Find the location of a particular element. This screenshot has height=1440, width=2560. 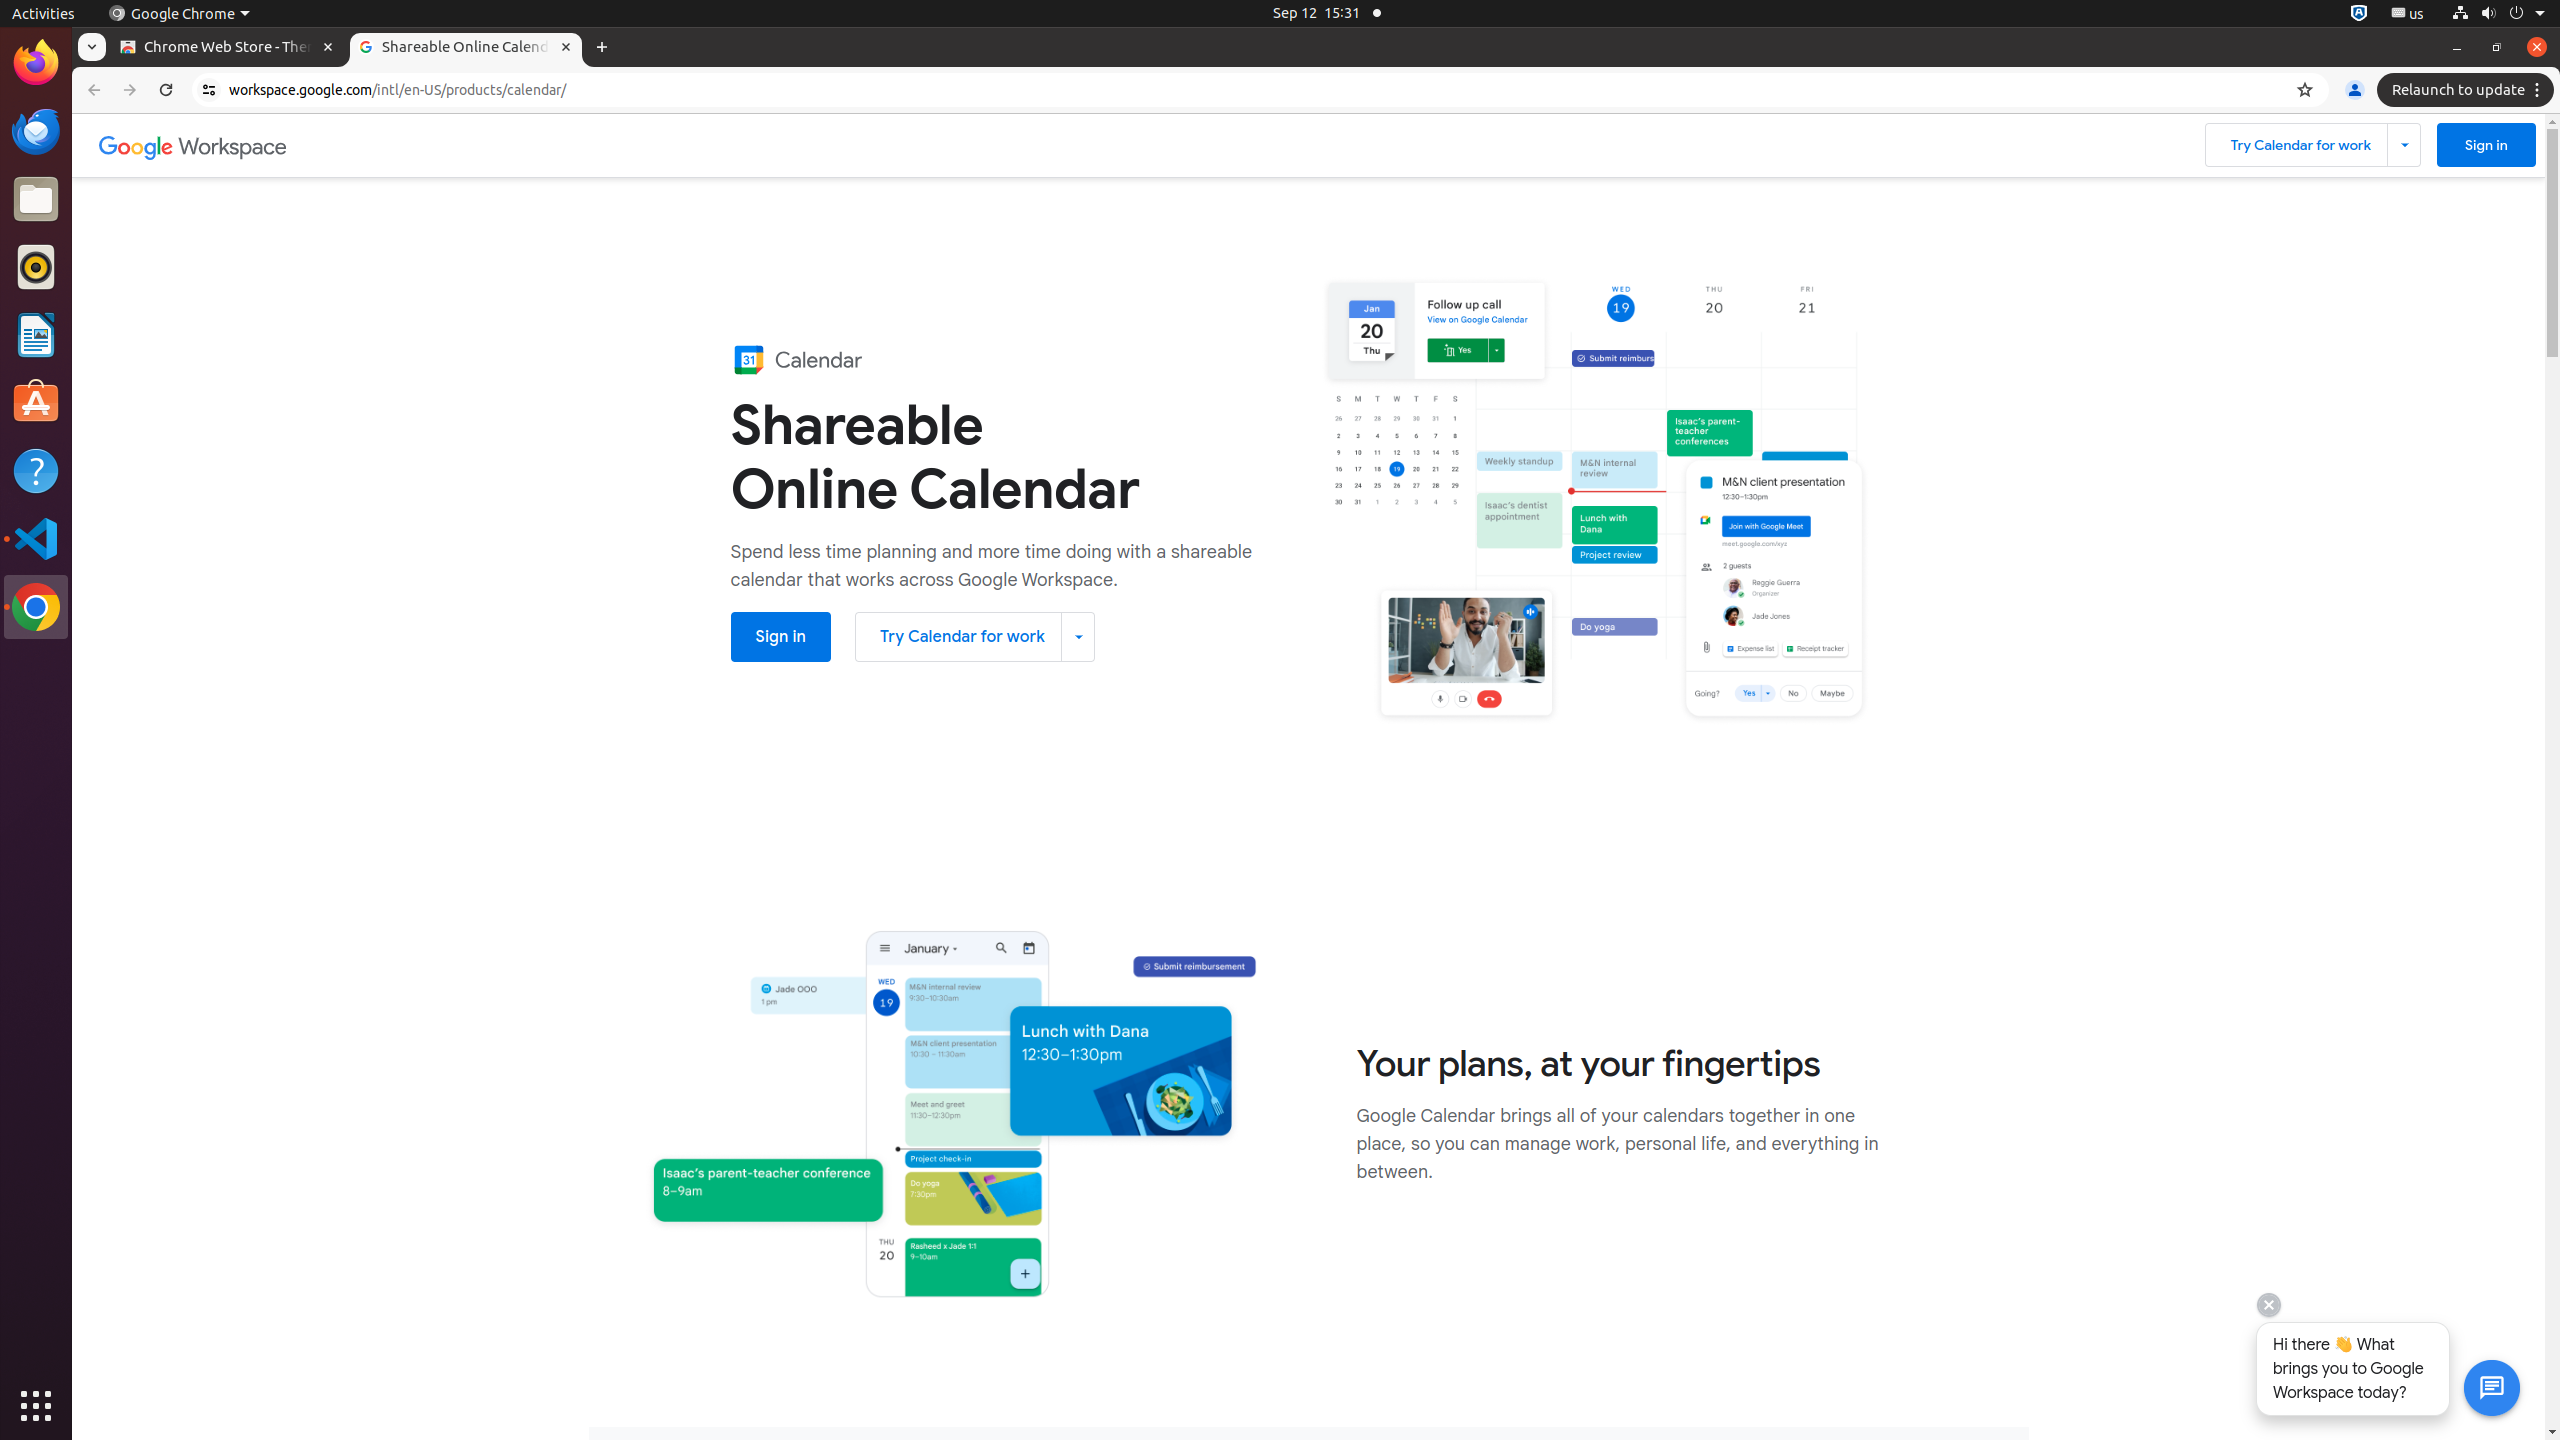

'Try Calendar for work' is located at coordinates (974, 636).